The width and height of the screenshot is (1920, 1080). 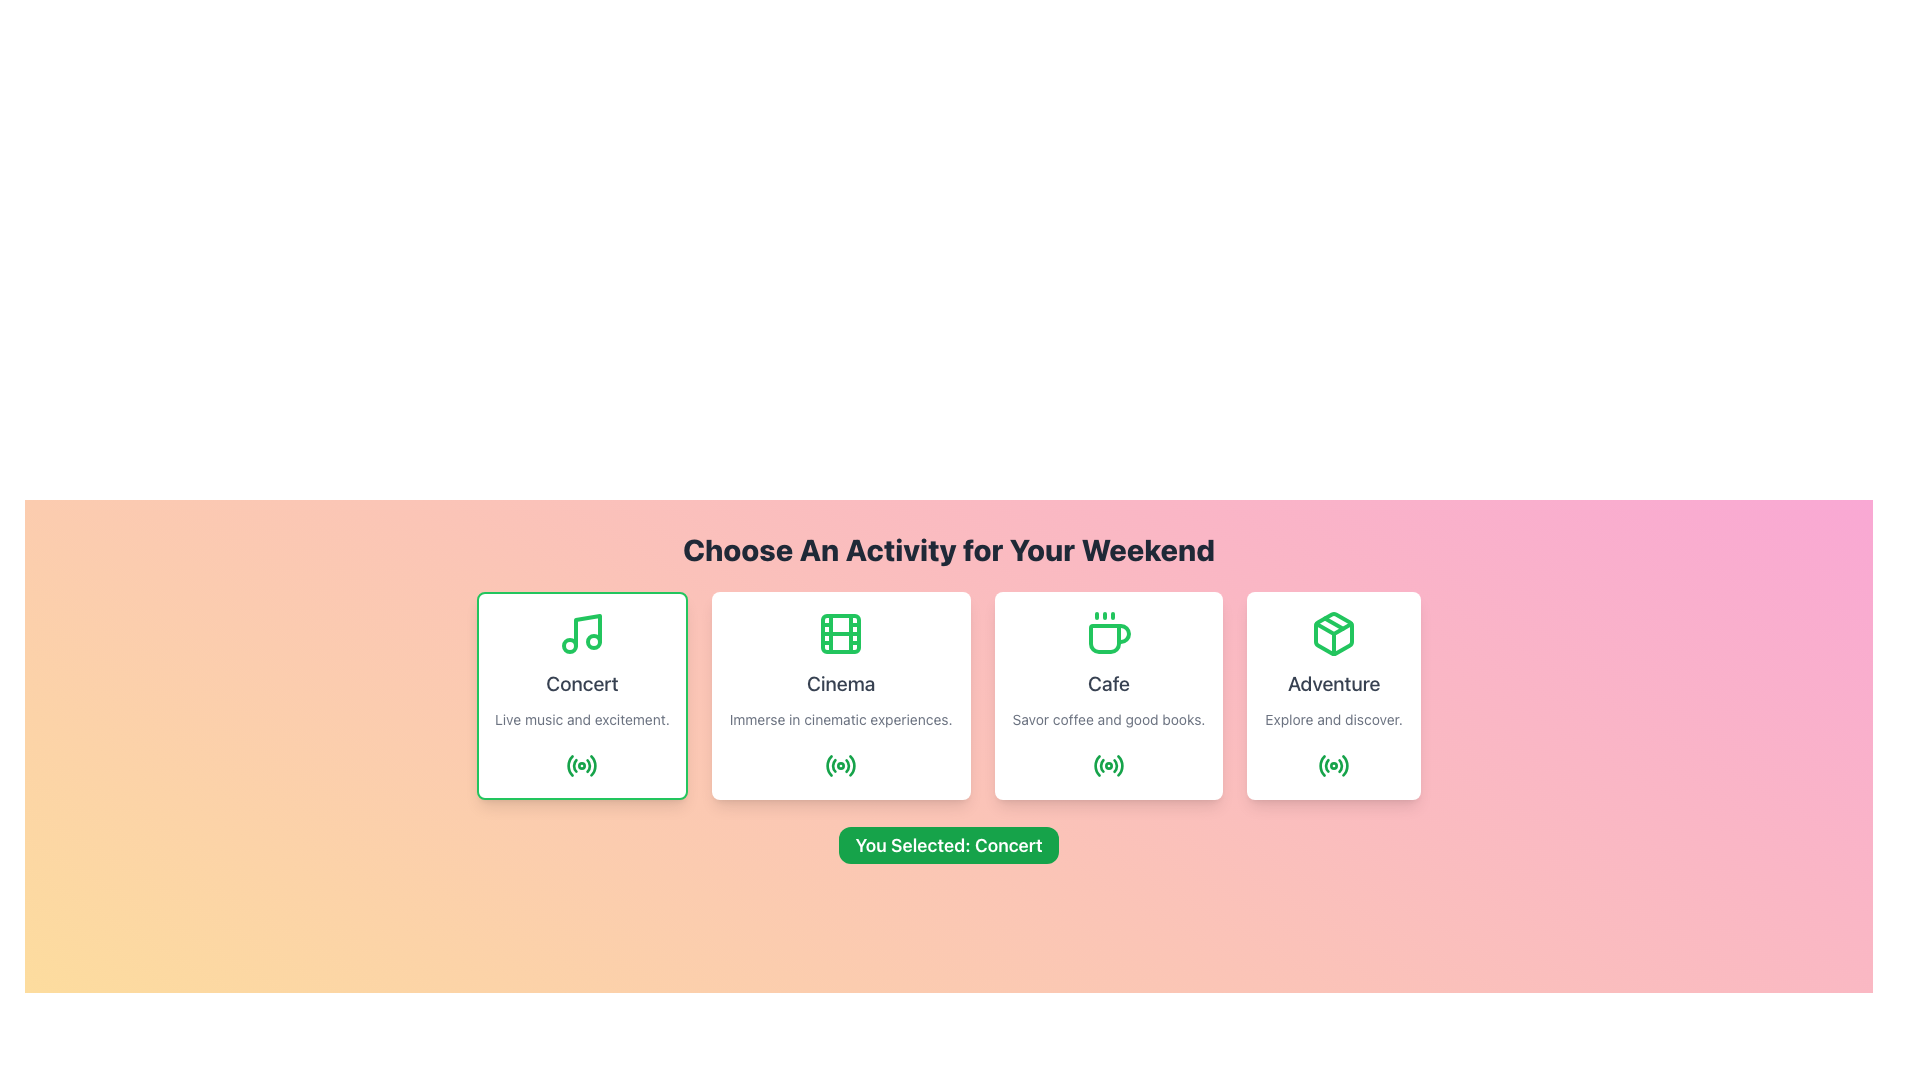 I want to click on the second card labeled 'Cinema' that features a film icon at the top and a description stating 'Immerse in cinematic experiences.', so click(x=841, y=694).